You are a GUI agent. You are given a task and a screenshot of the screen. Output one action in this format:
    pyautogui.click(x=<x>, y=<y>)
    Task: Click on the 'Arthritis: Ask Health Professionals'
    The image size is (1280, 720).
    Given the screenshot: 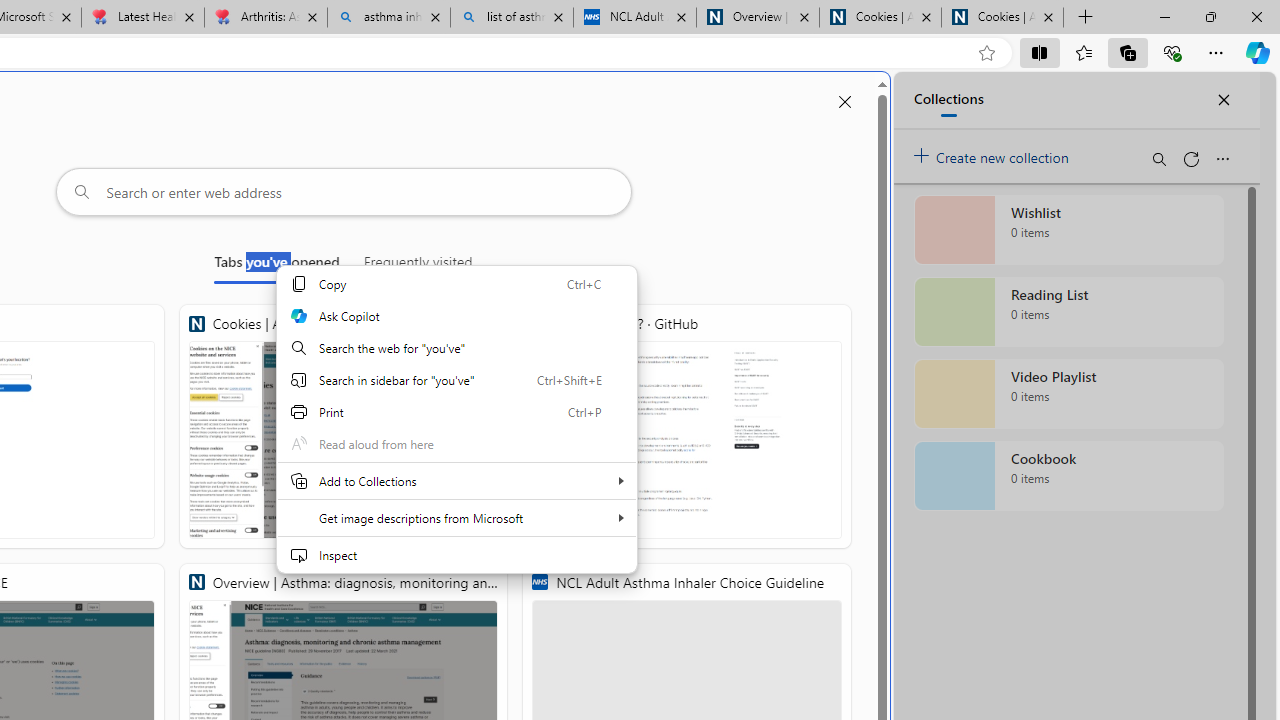 What is the action you would take?
    pyautogui.click(x=264, y=17)
    